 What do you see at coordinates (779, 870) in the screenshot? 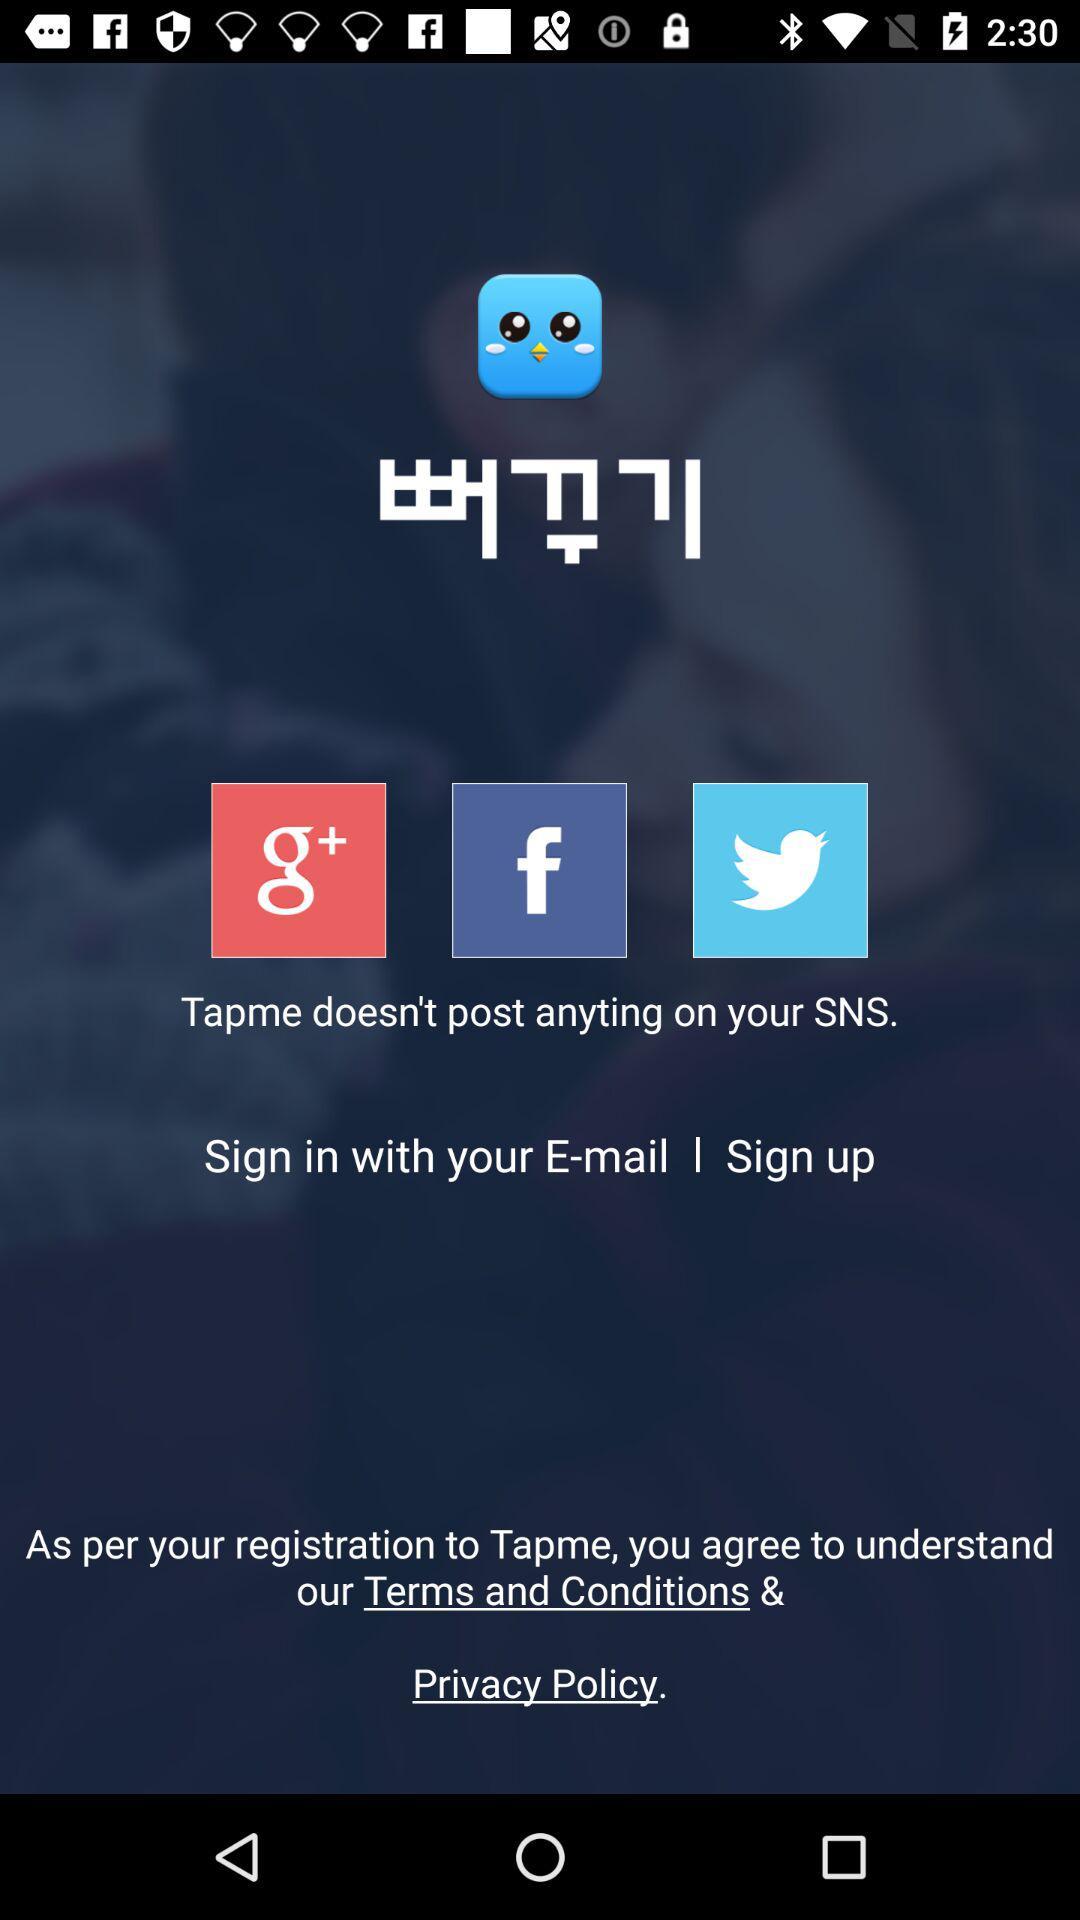
I see `the twitter icon` at bounding box center [779, 870].